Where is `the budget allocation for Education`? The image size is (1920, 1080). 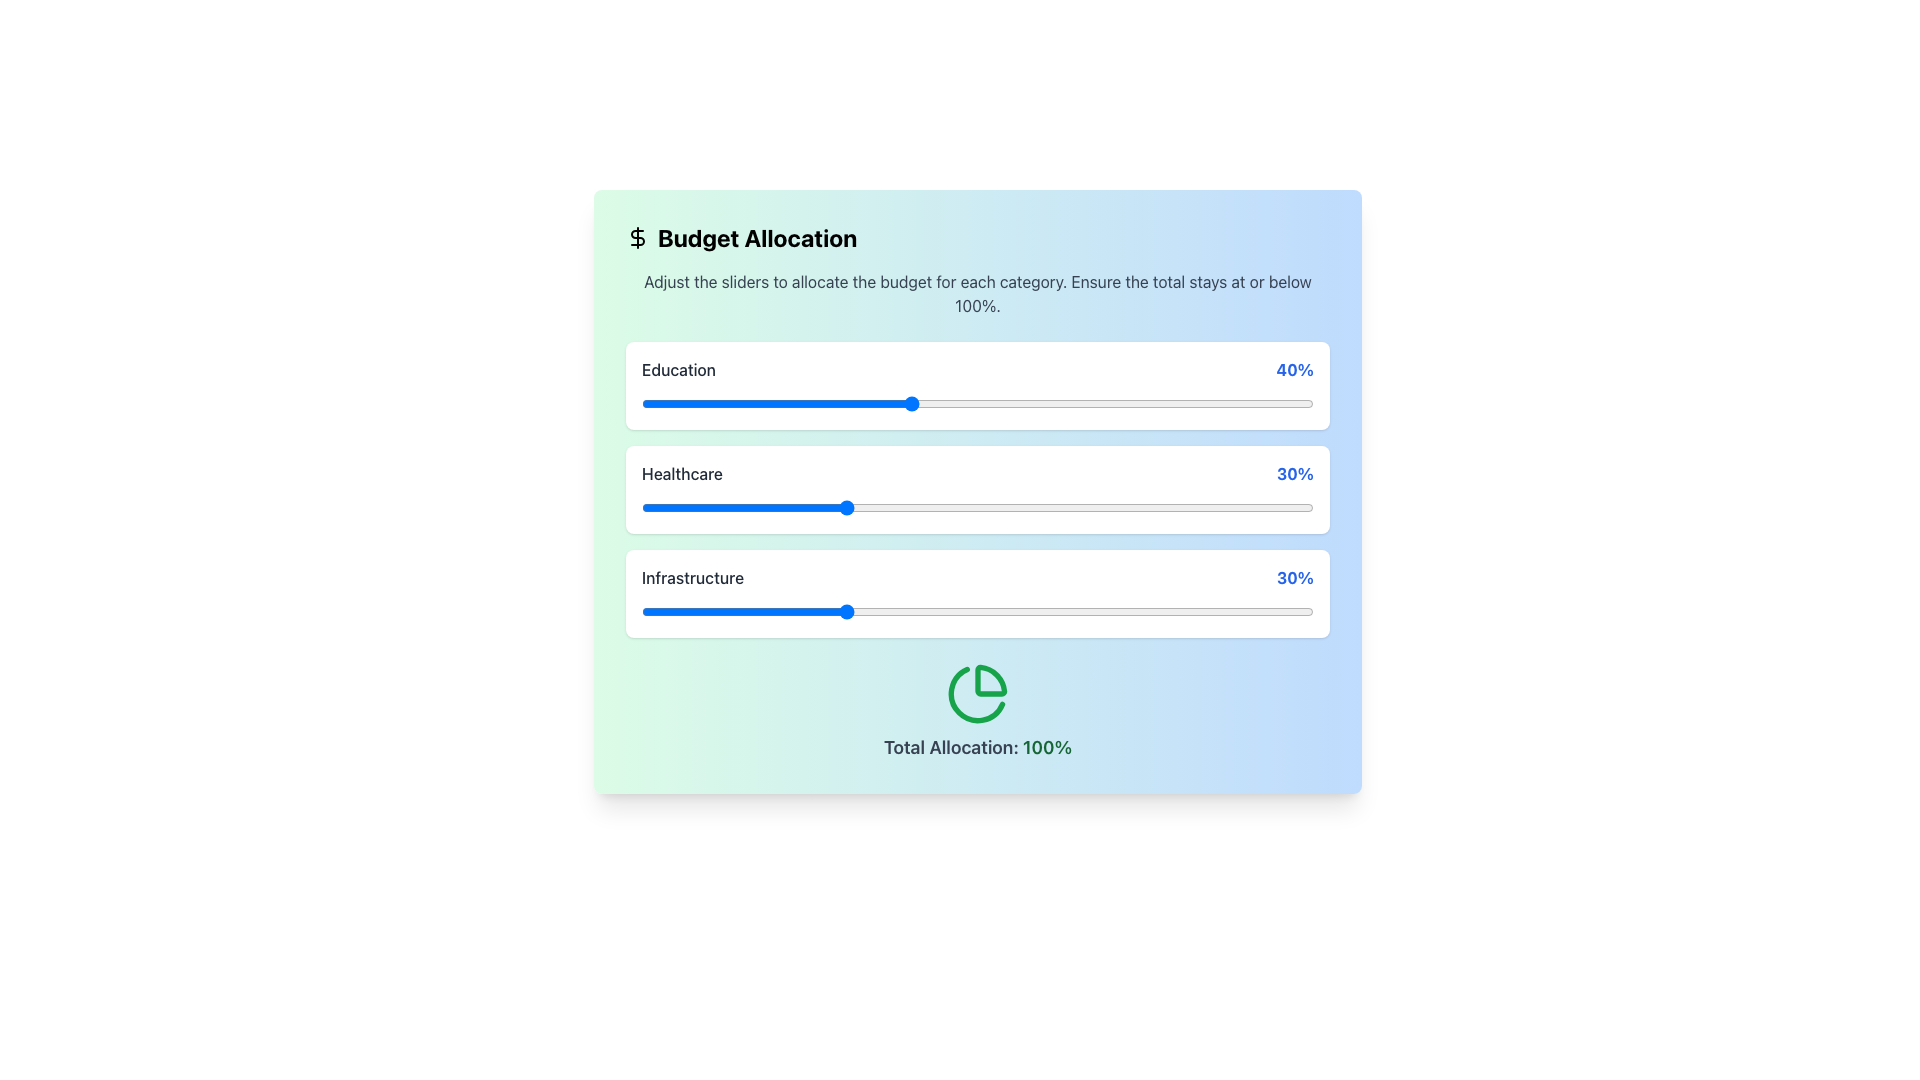
the budget allocation for Education is located at coordinates (984, 404).